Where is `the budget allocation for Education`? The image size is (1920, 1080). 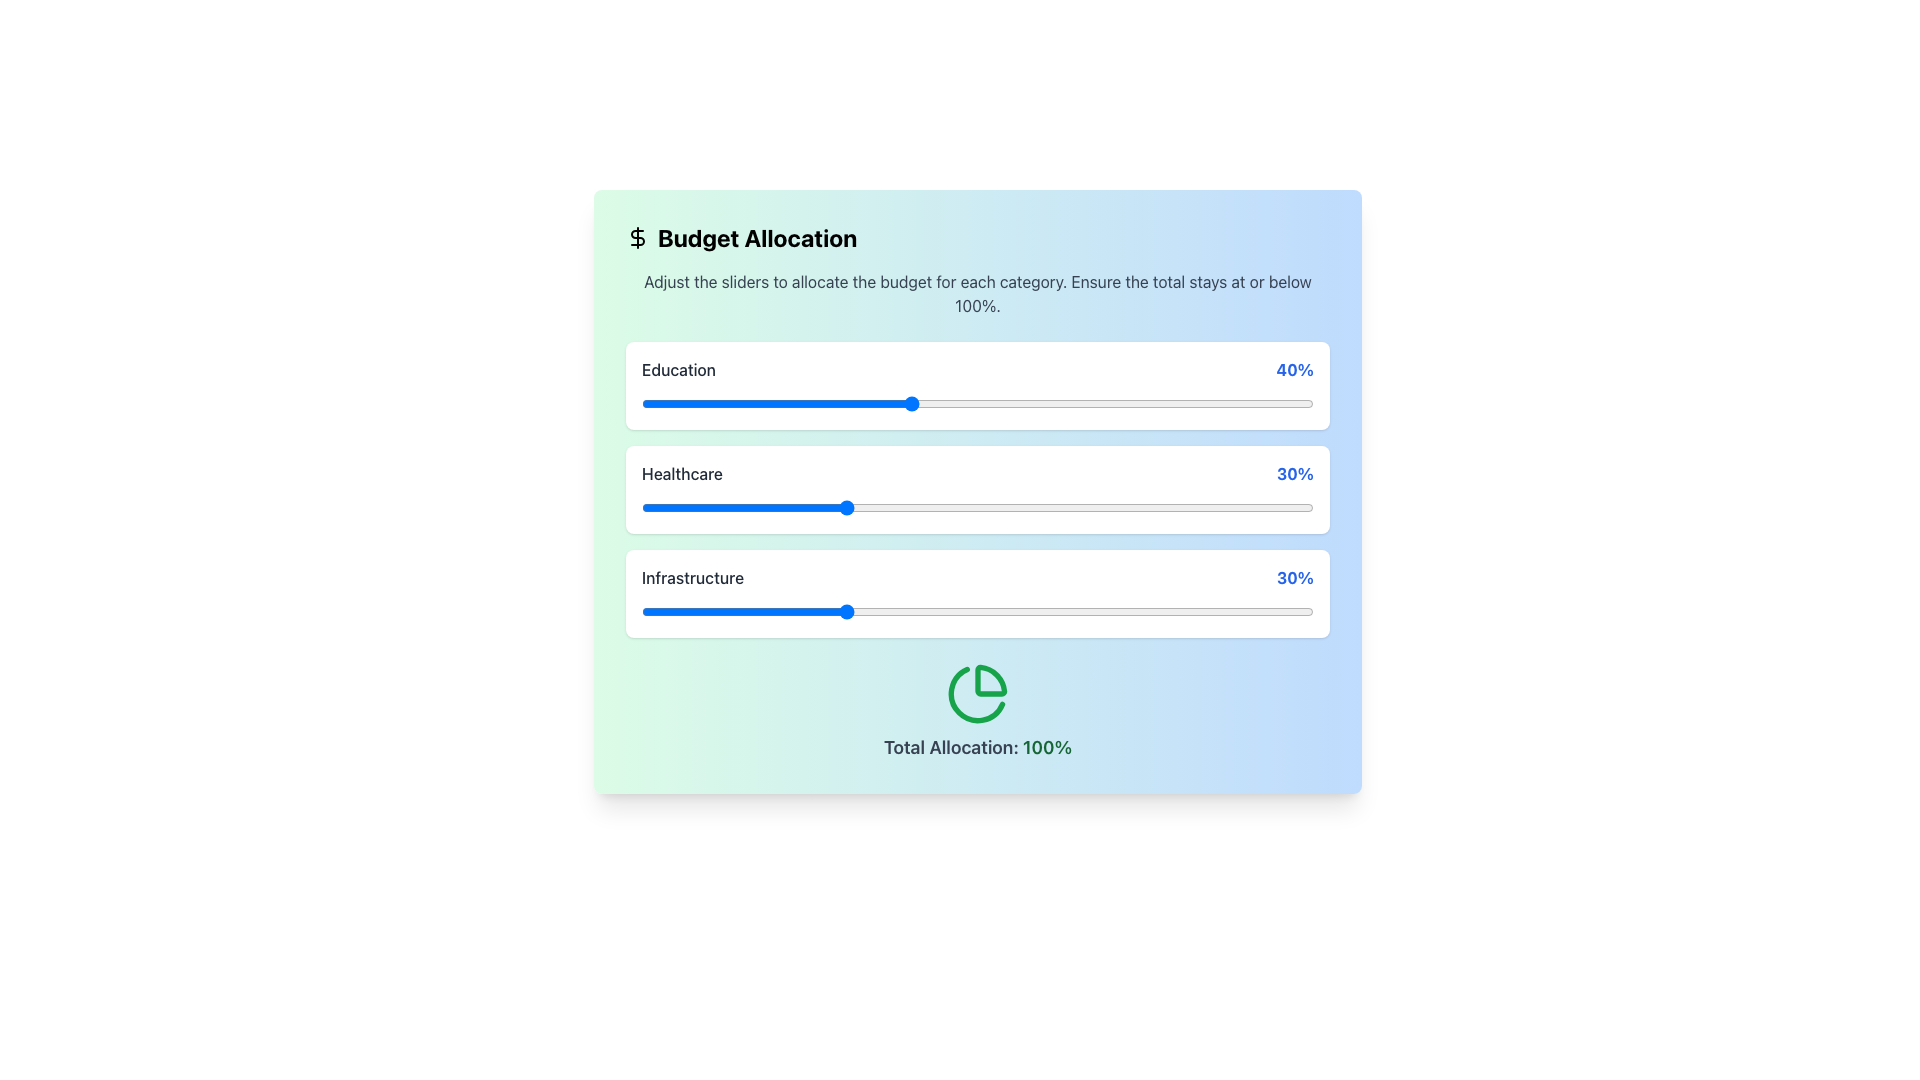
the budget allocation for Education is located at coordinates (984, 404).